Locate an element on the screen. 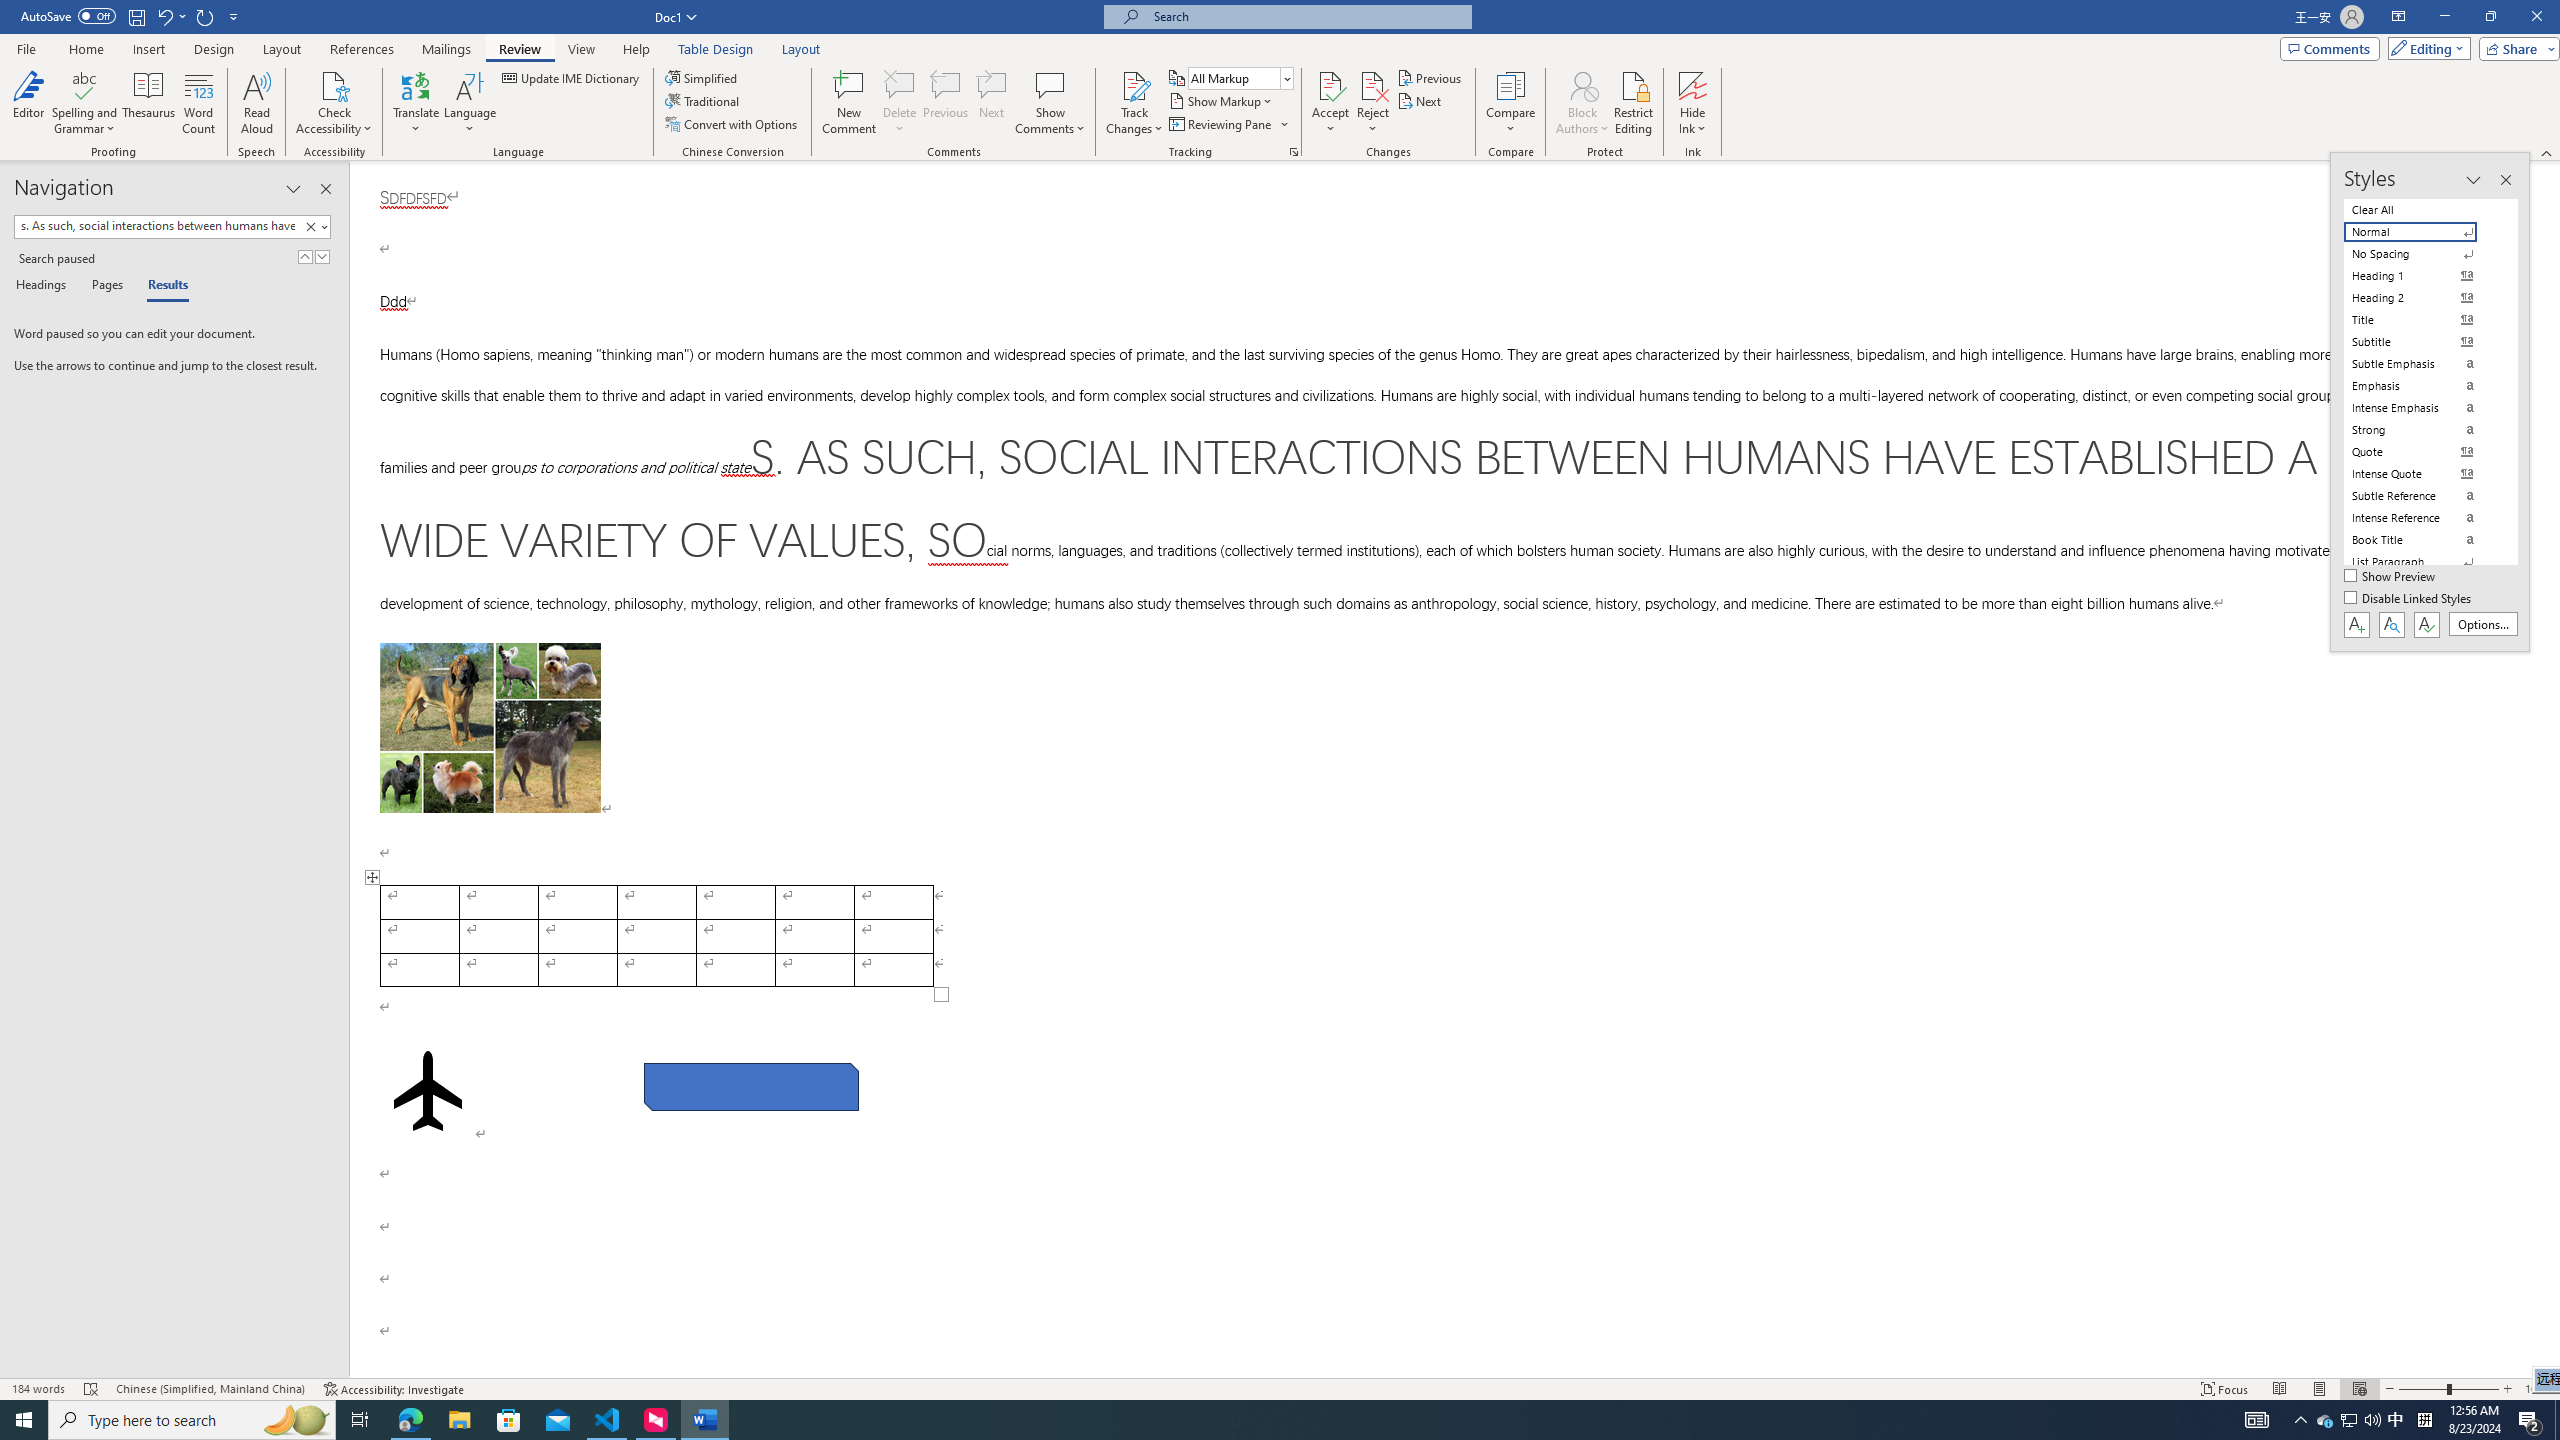  'Options...' is located at coordinates (2483, 624).